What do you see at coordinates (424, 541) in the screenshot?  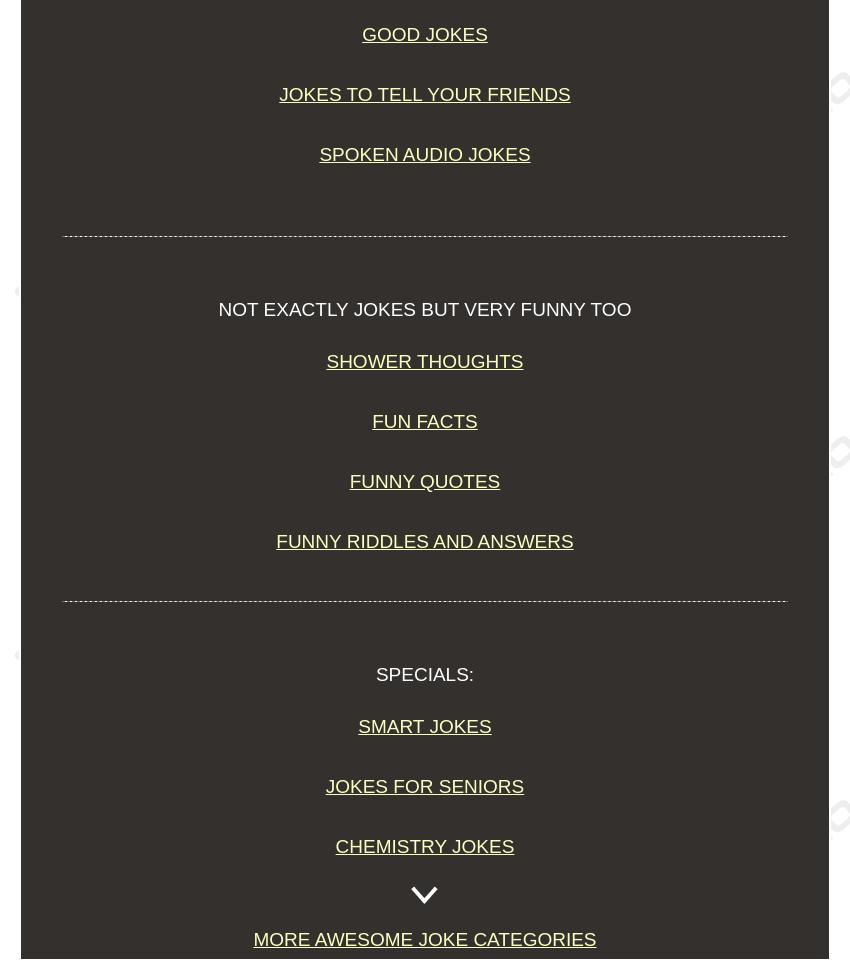 I see `'Funny Riddles and Answers'` at bounding box center [424, 541].